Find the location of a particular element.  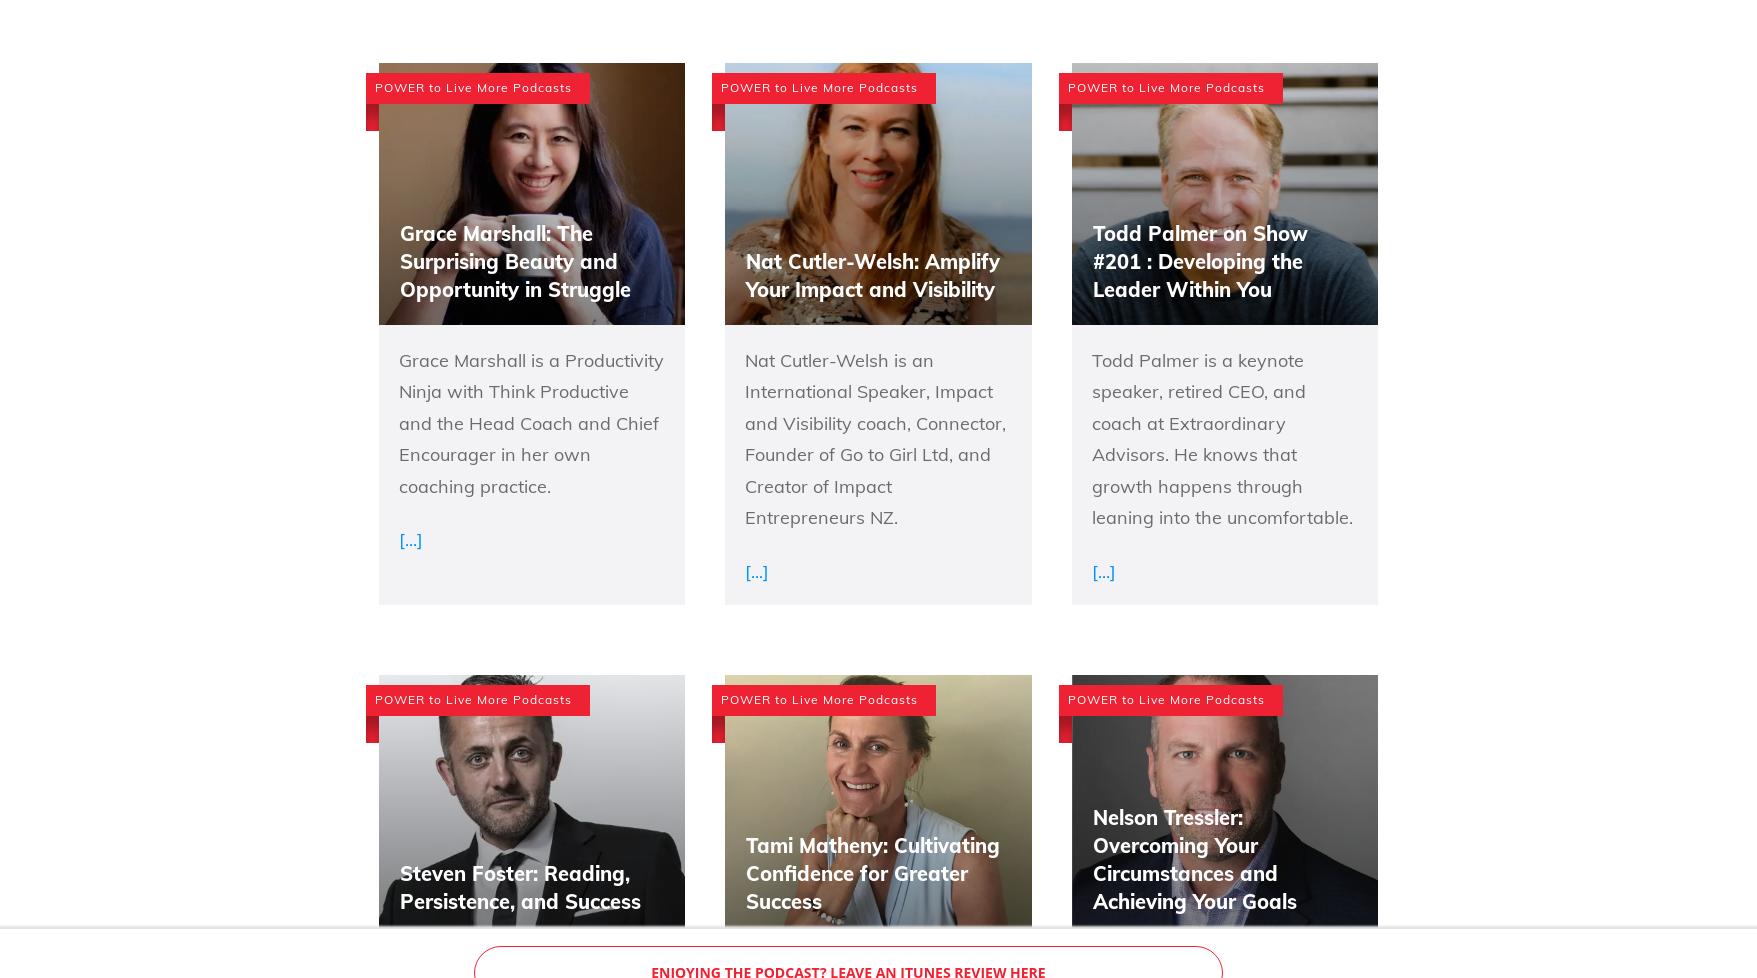

'Todd Palmer is a keynote speaker, retired CEO, and coach at Extraordinary Advisors. He knows that growth happens through leaning into the uncomfortable.' is located at coordinates (1220, 437).